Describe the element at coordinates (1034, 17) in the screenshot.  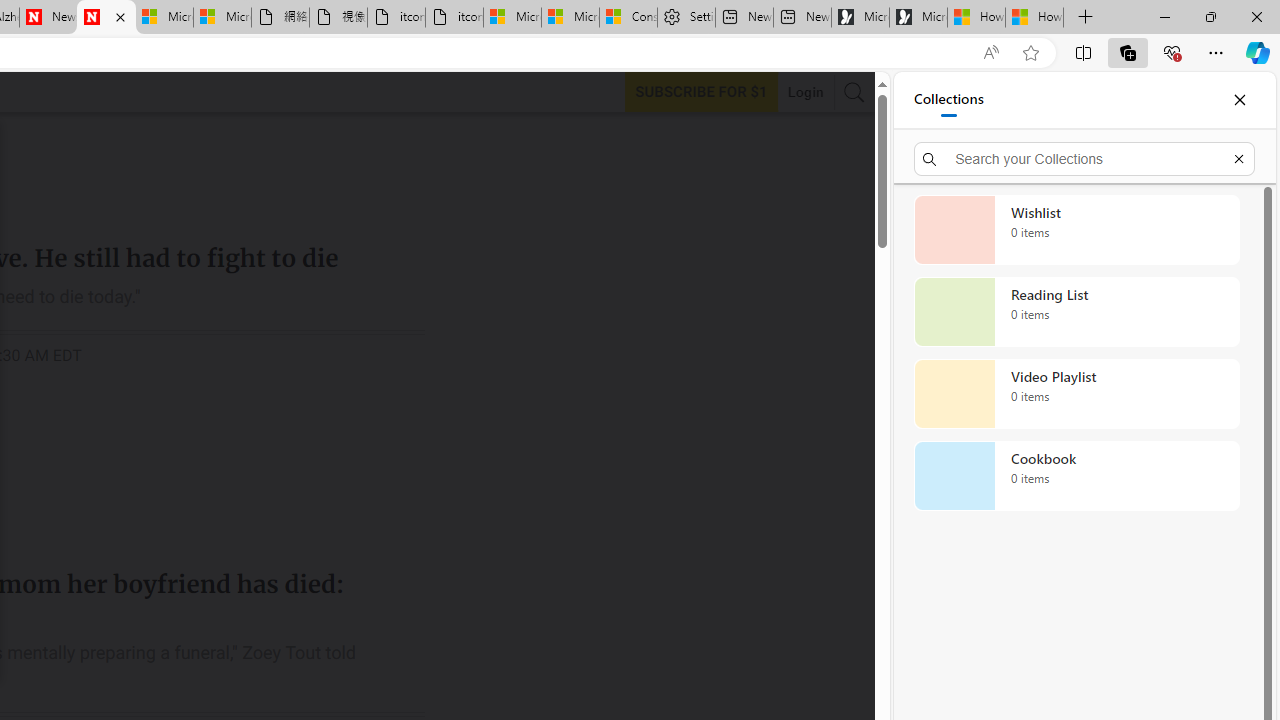
I see `'How to Use a TV as a Computer Monitor'` at that location.